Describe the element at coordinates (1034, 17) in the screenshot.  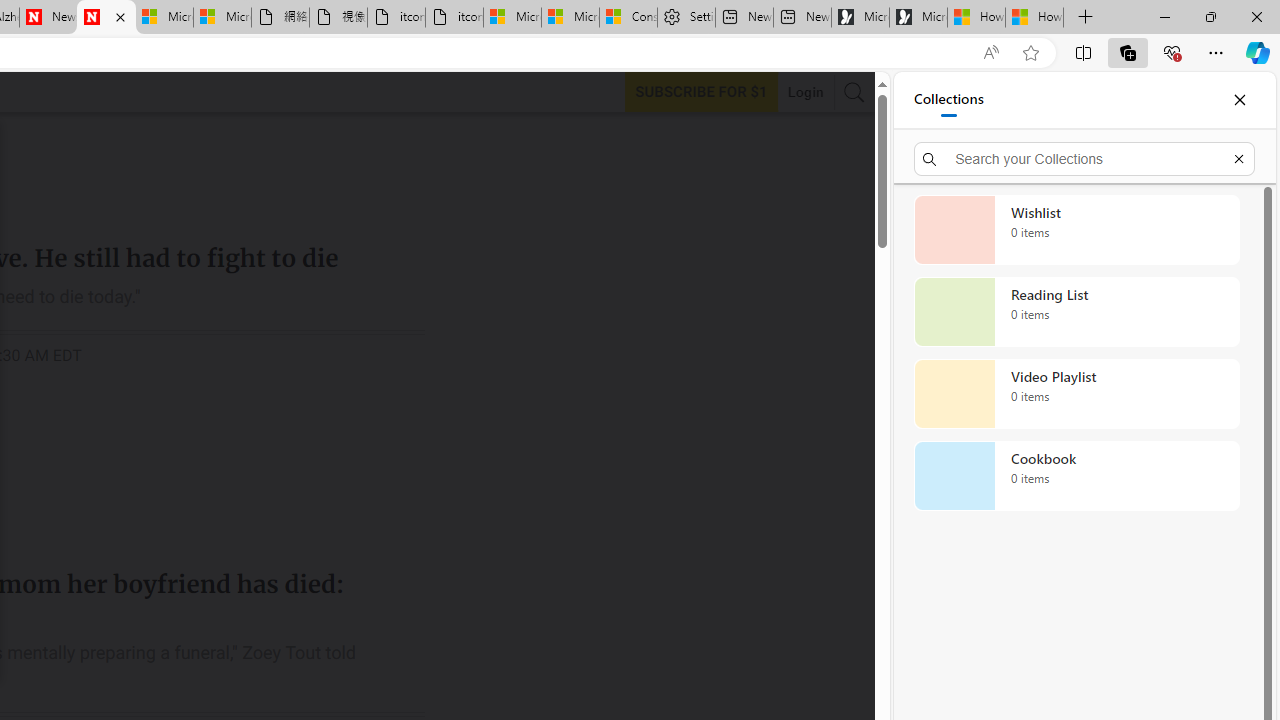
I see `'How to Use a TV as a Computer Monitor'` at that location.